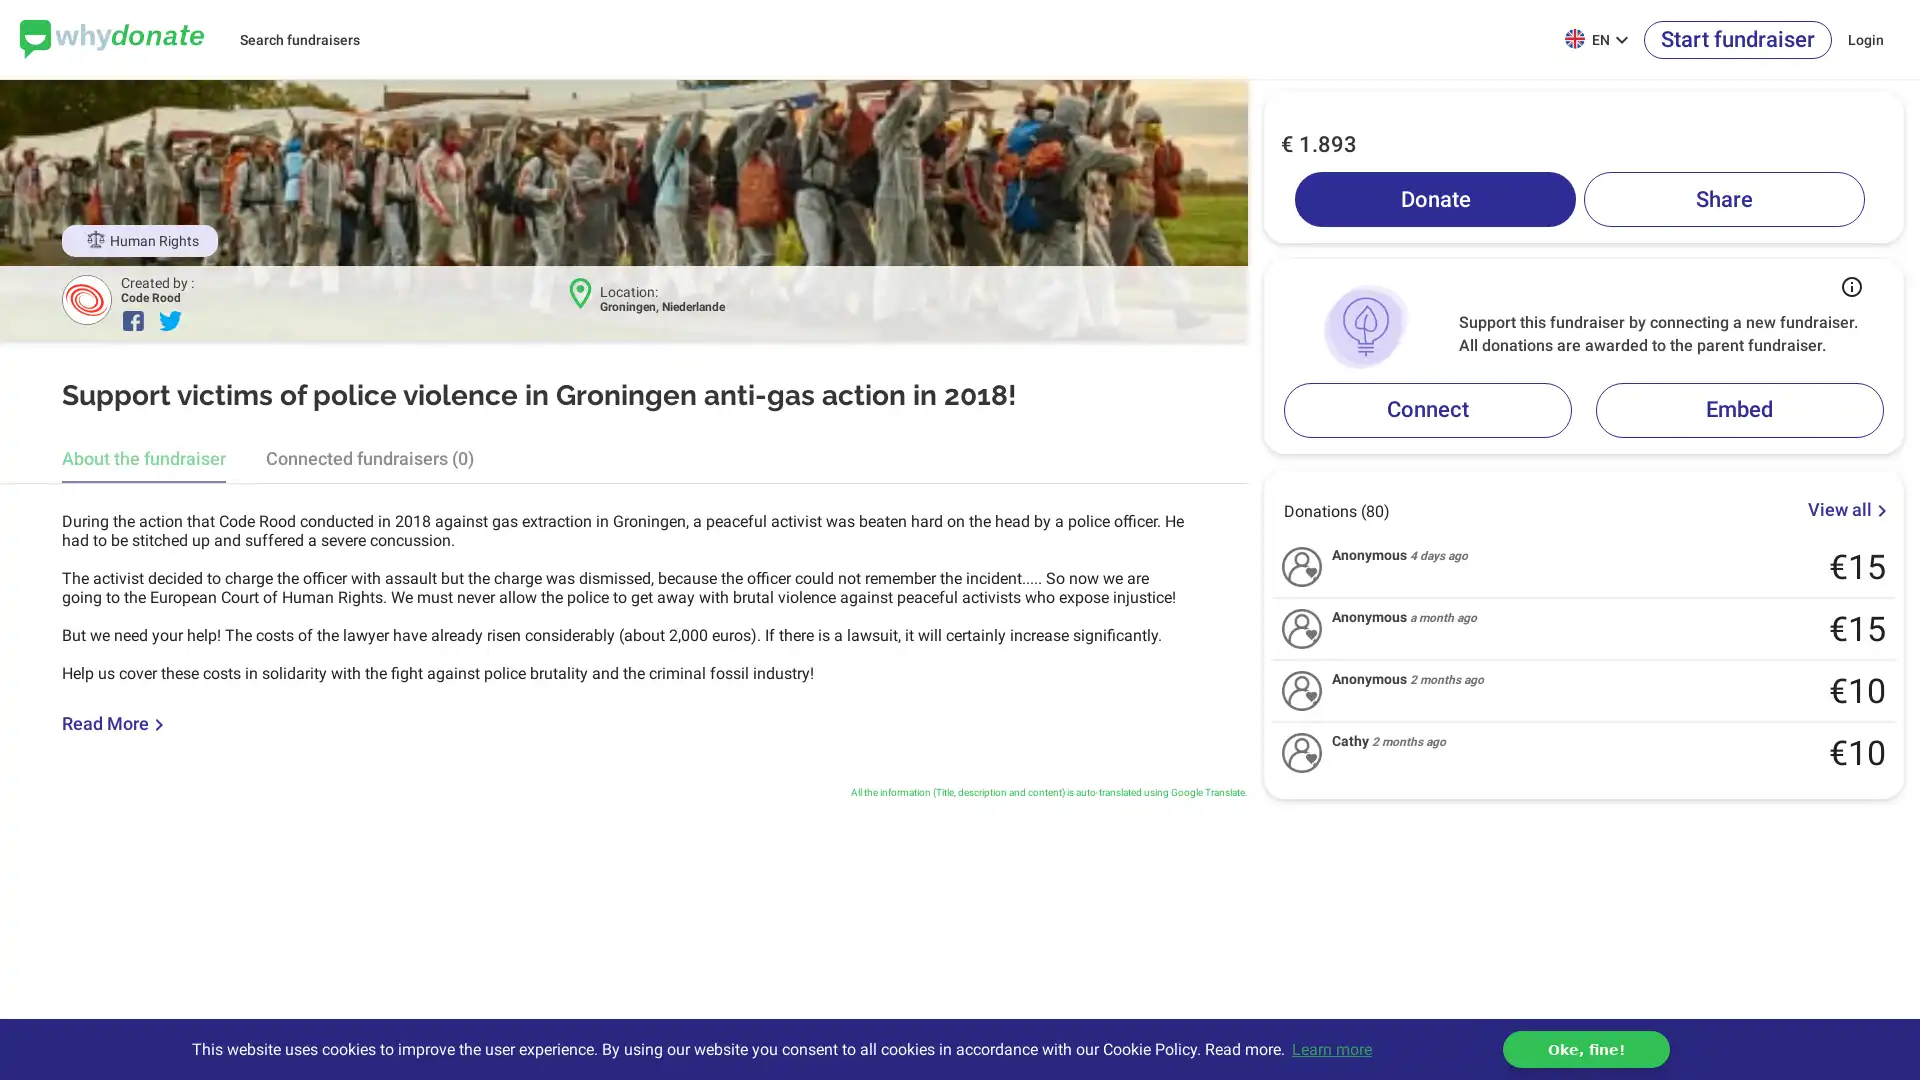 This screenshot has width=1920, height=1080. I want to click on dismiss cookie message, so click(1585, 1048).